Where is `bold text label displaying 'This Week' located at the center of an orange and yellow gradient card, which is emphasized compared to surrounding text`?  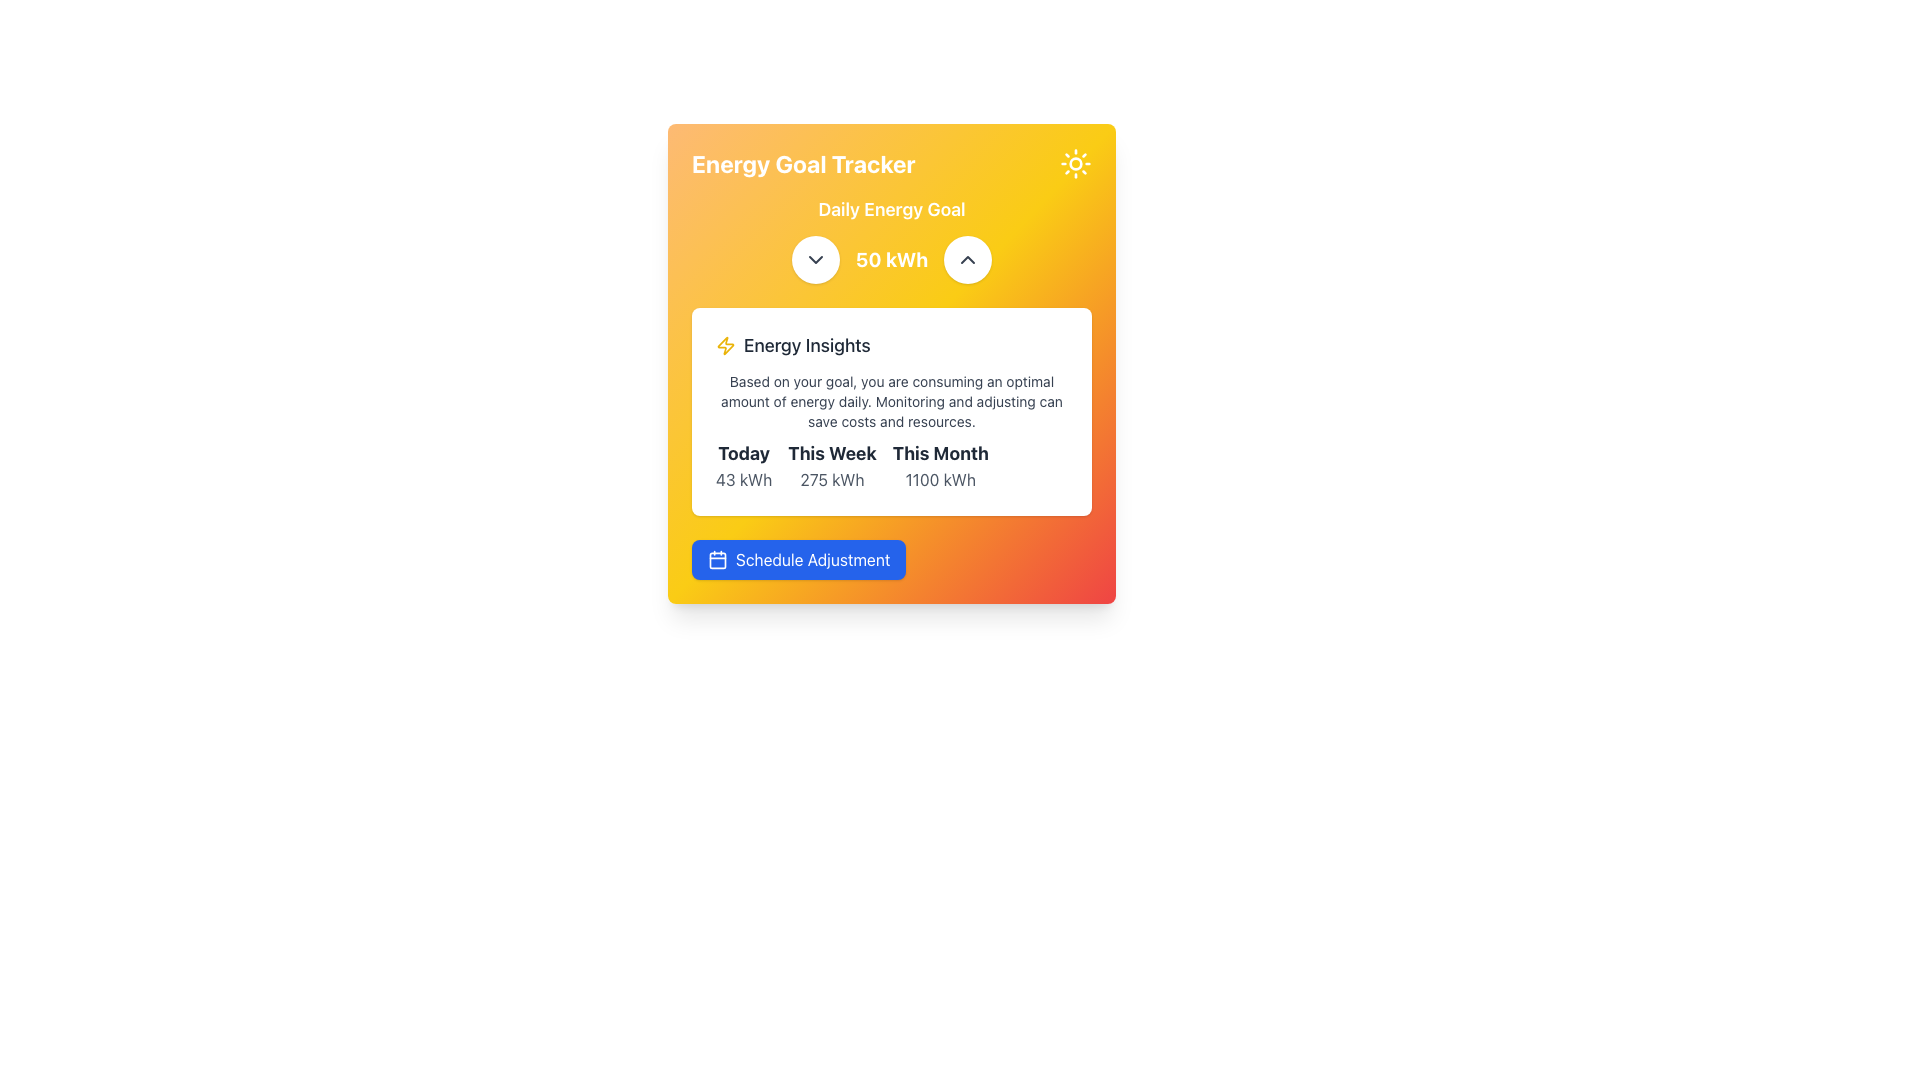
bold text label displaying 'This Week' located at the center of an orange and yellow gradient card, which is emphasized compared to surrounding text is located at coordinates (832, 454).